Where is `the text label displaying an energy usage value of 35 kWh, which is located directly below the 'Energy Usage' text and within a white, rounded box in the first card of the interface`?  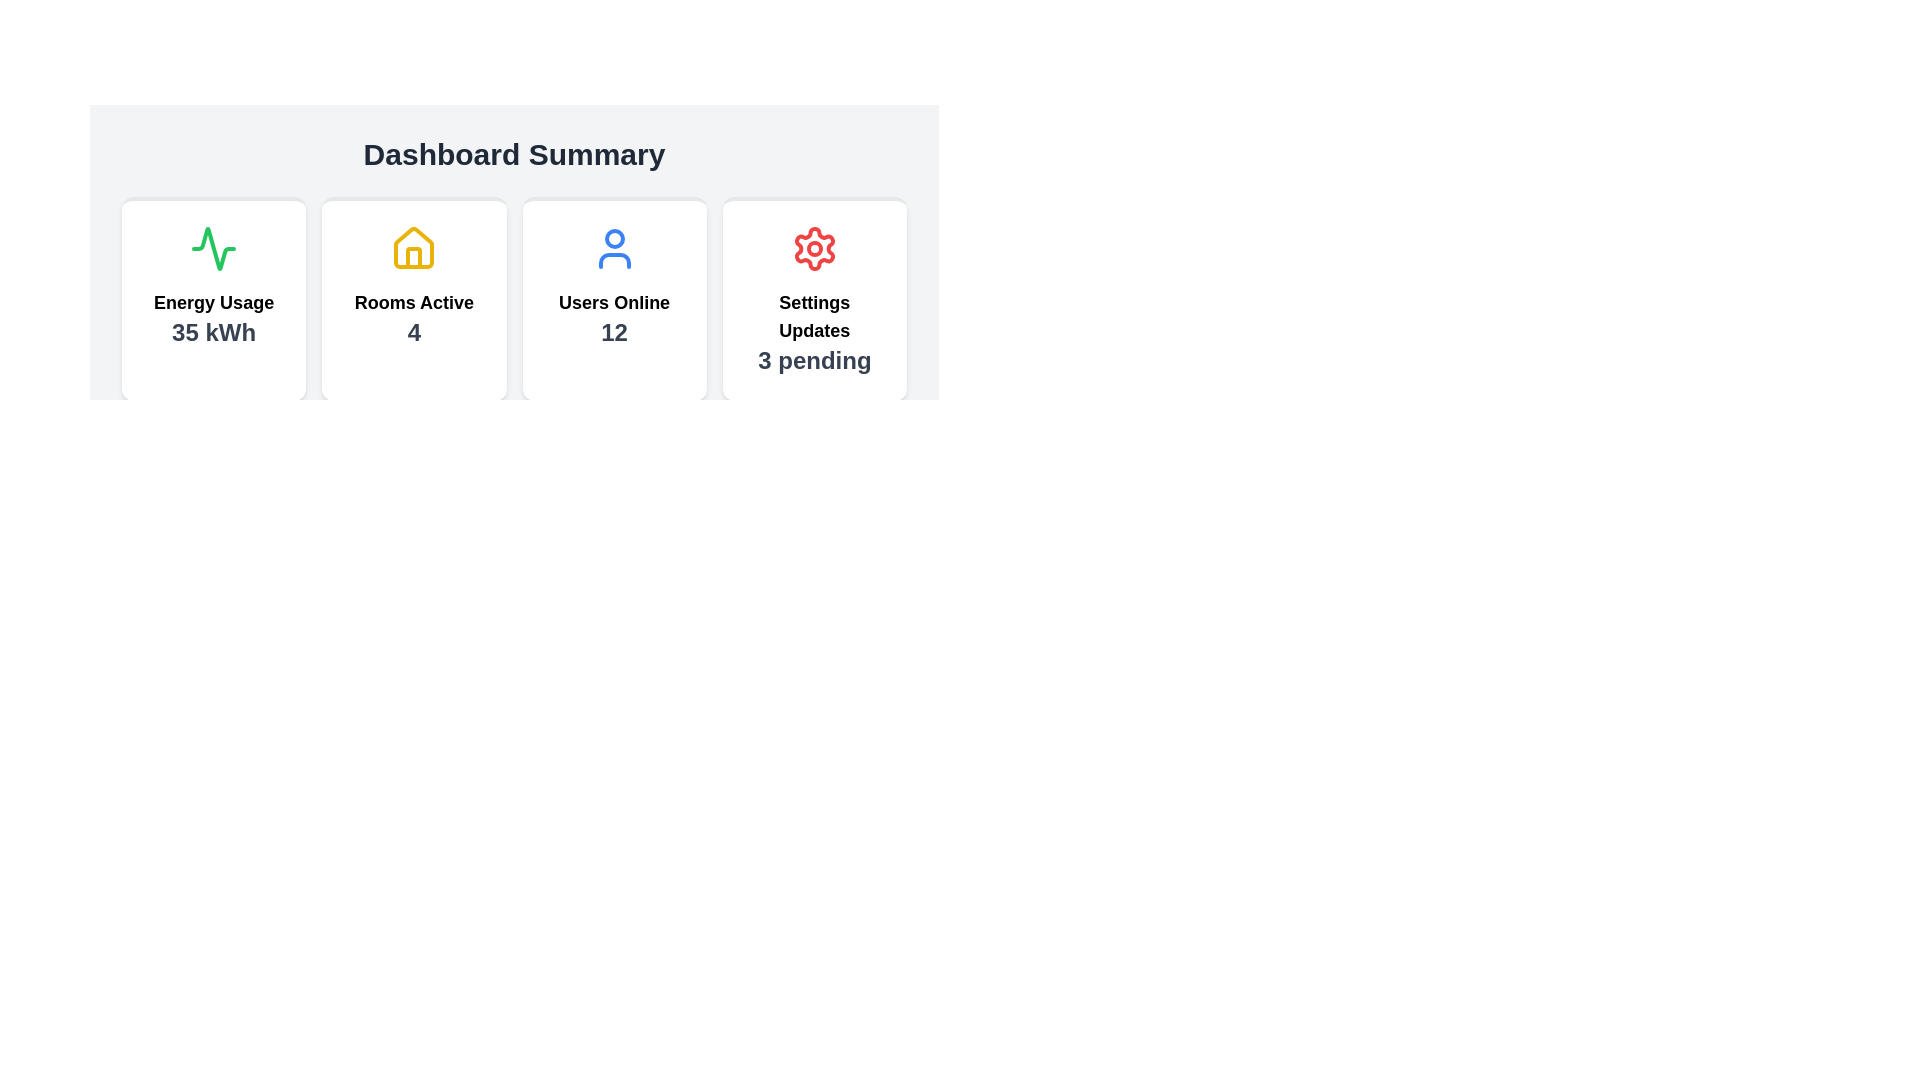 the text label displaying an energy usage value of 35 kWh, which is located directly below the 'Energy Usage' text and within a white, rounded box in the first card of the interface is located at coordinates (214, 331).